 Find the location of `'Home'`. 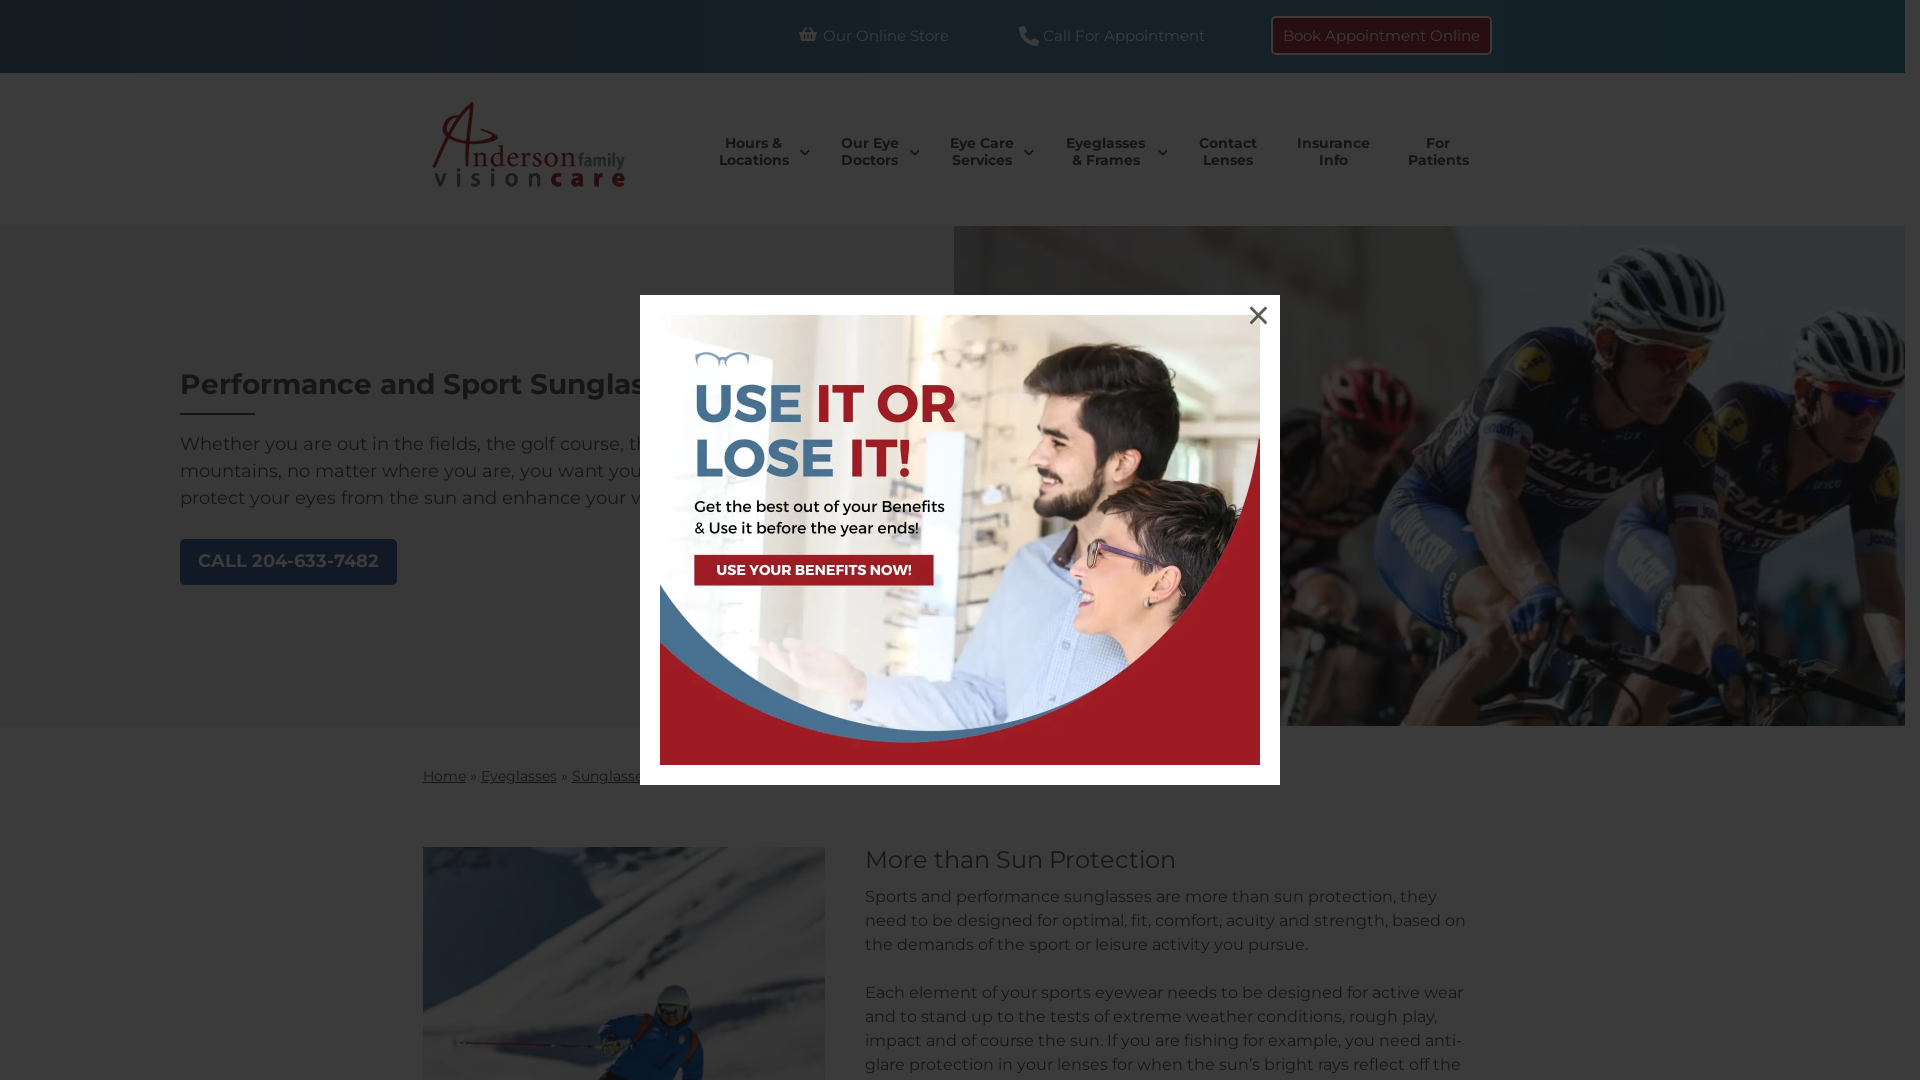

'Home' is located at coordinates (442, 774).